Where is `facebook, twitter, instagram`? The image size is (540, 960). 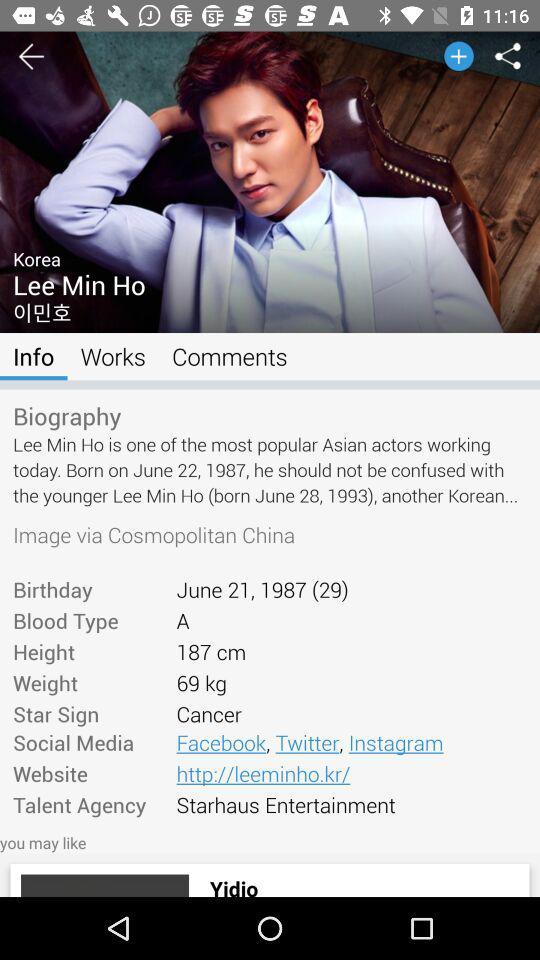 facebook, twitter, instagram is located at coordinates (350, 741).